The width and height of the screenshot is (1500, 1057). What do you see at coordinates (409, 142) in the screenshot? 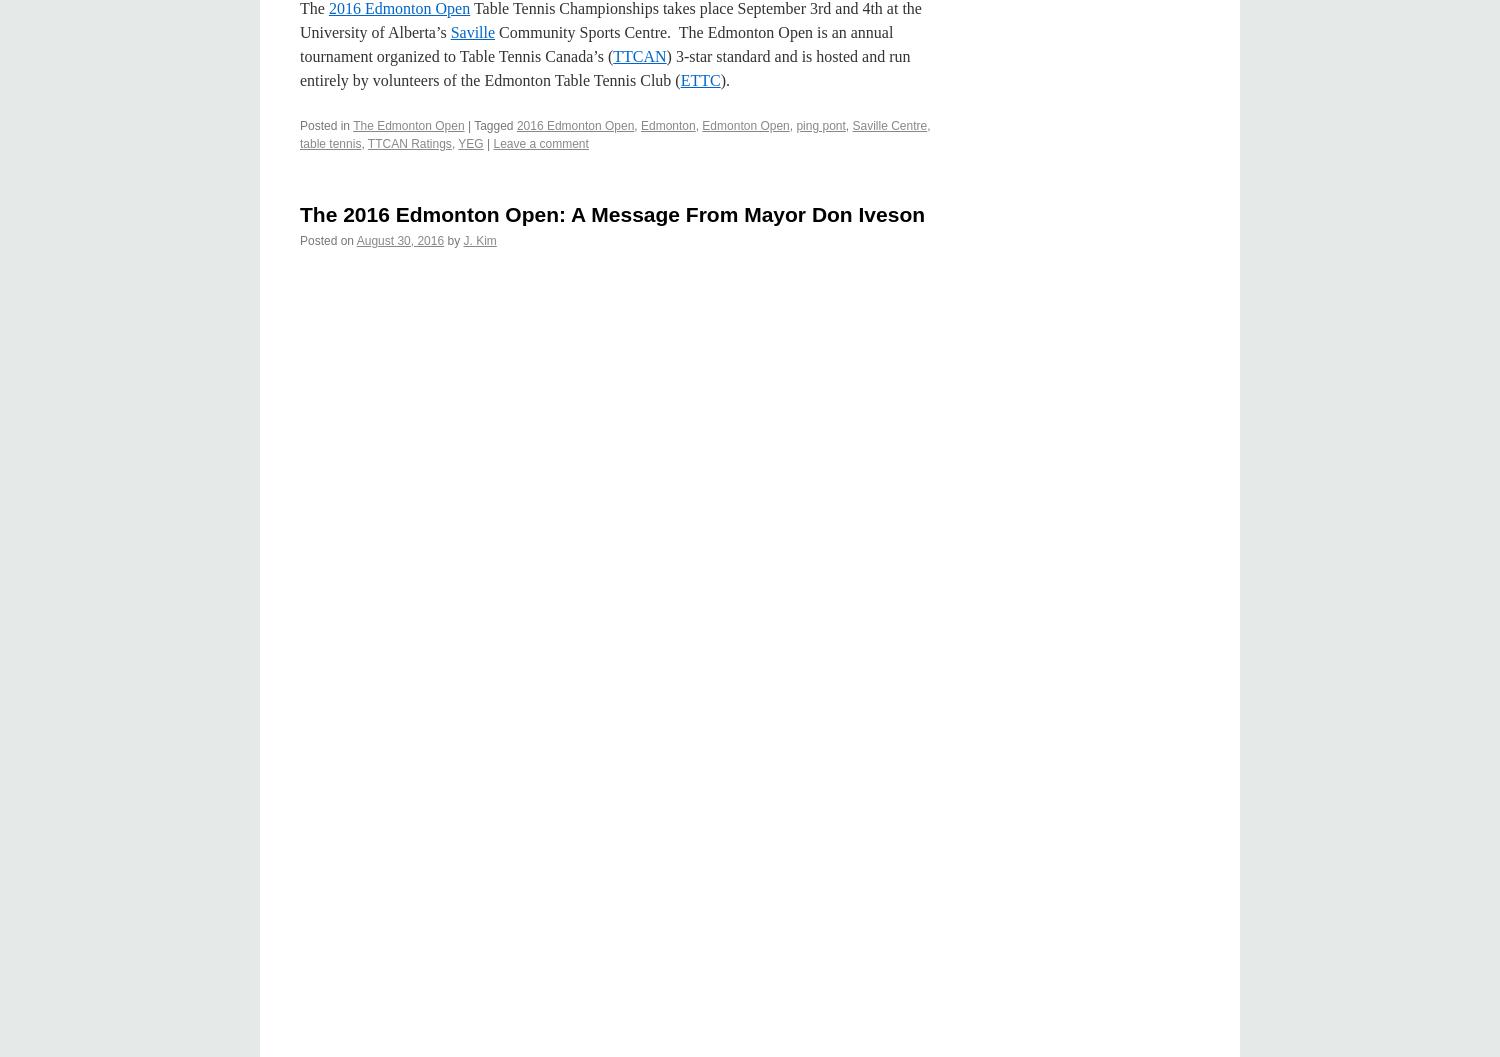
I see `'TTCAN Ratings'` at bounding box center [409, 142].